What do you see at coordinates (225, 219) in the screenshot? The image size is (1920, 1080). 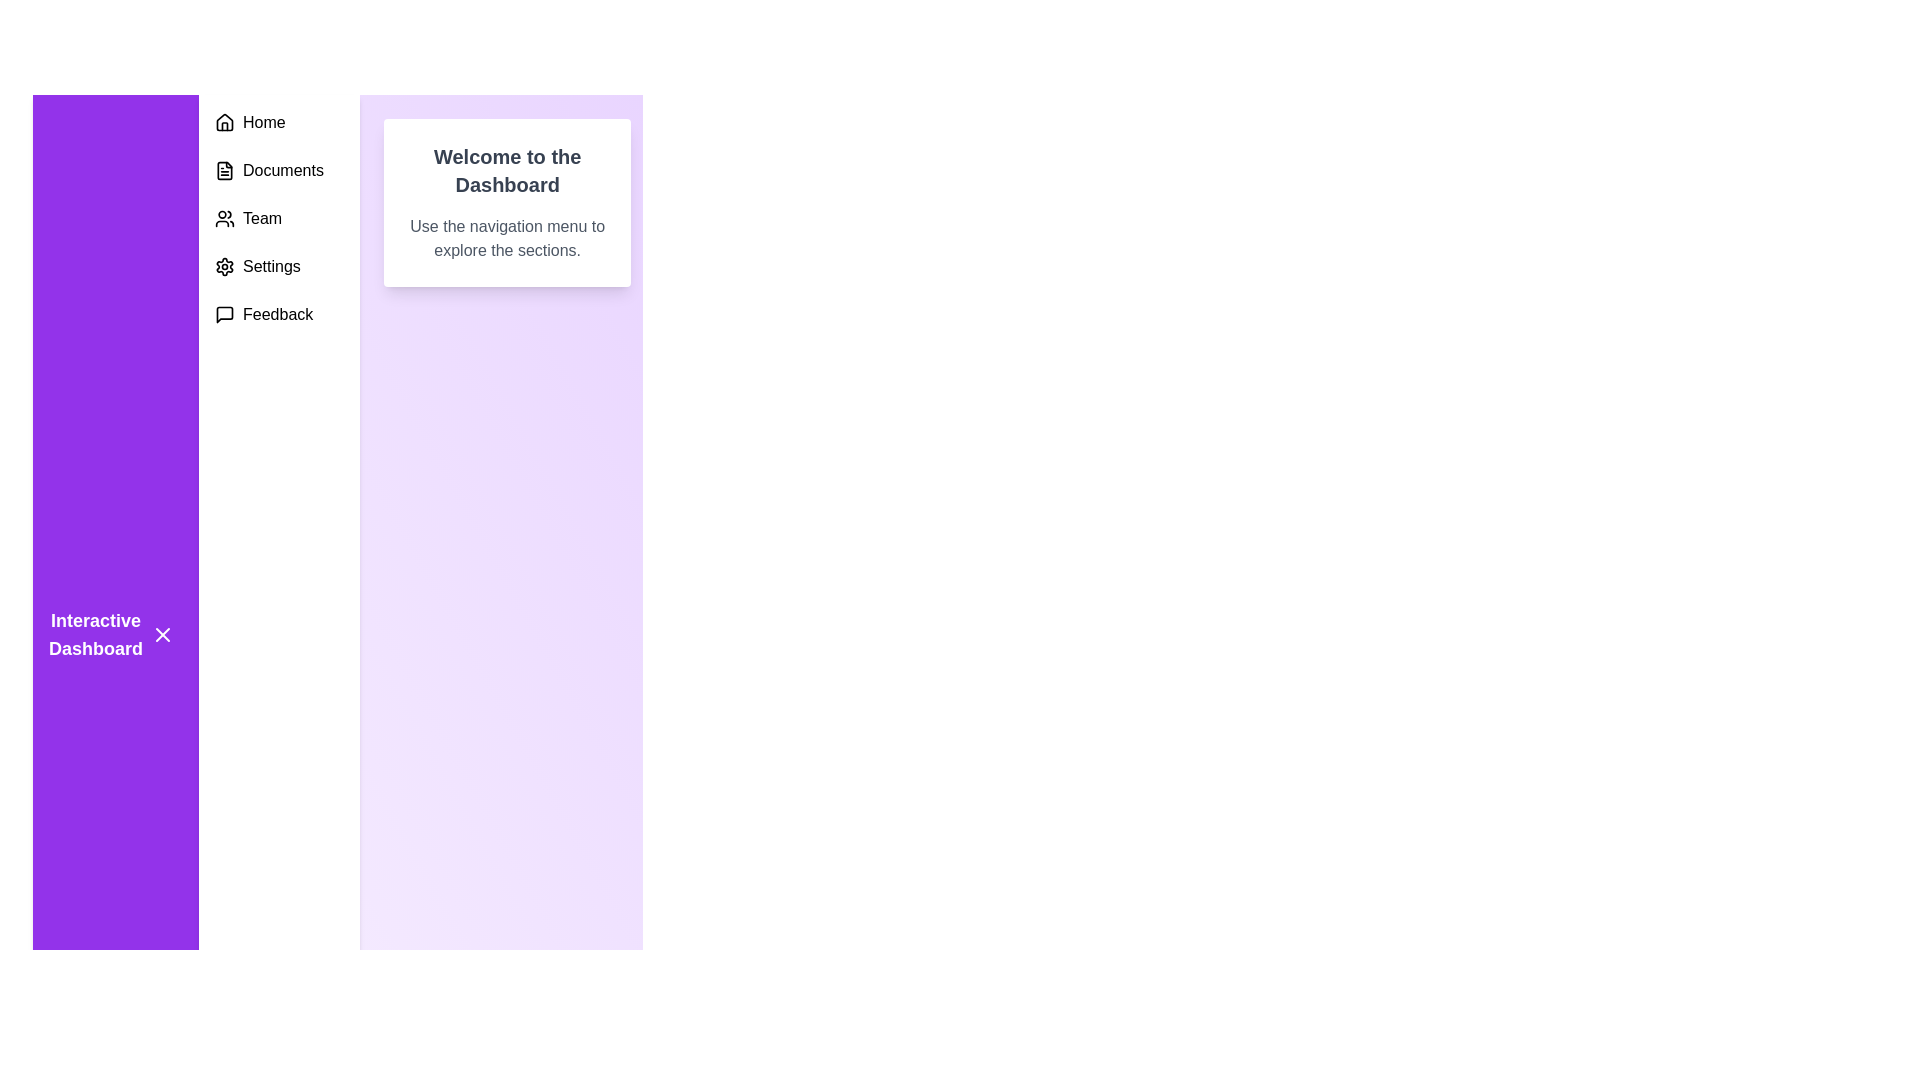 I see `the compact icon representing a group of users located within the 'Team' menu option` at bounding box center [225, 219].